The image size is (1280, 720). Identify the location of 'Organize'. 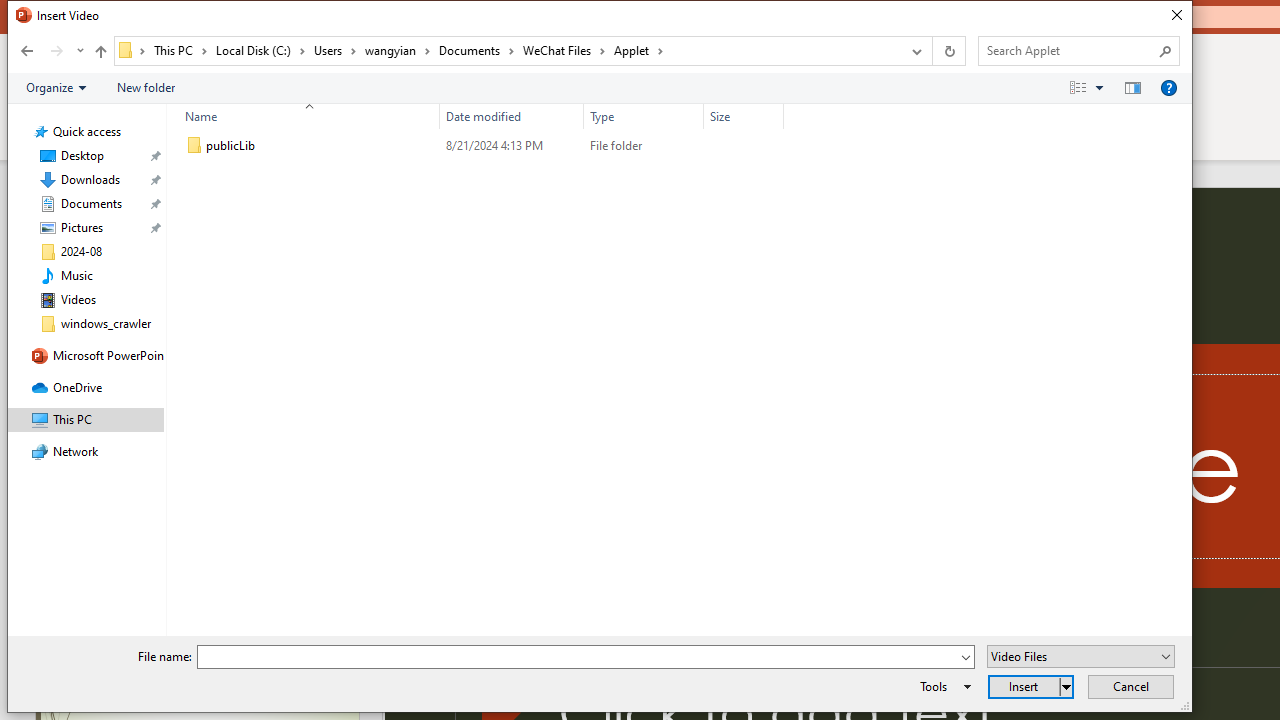
(56, 86).